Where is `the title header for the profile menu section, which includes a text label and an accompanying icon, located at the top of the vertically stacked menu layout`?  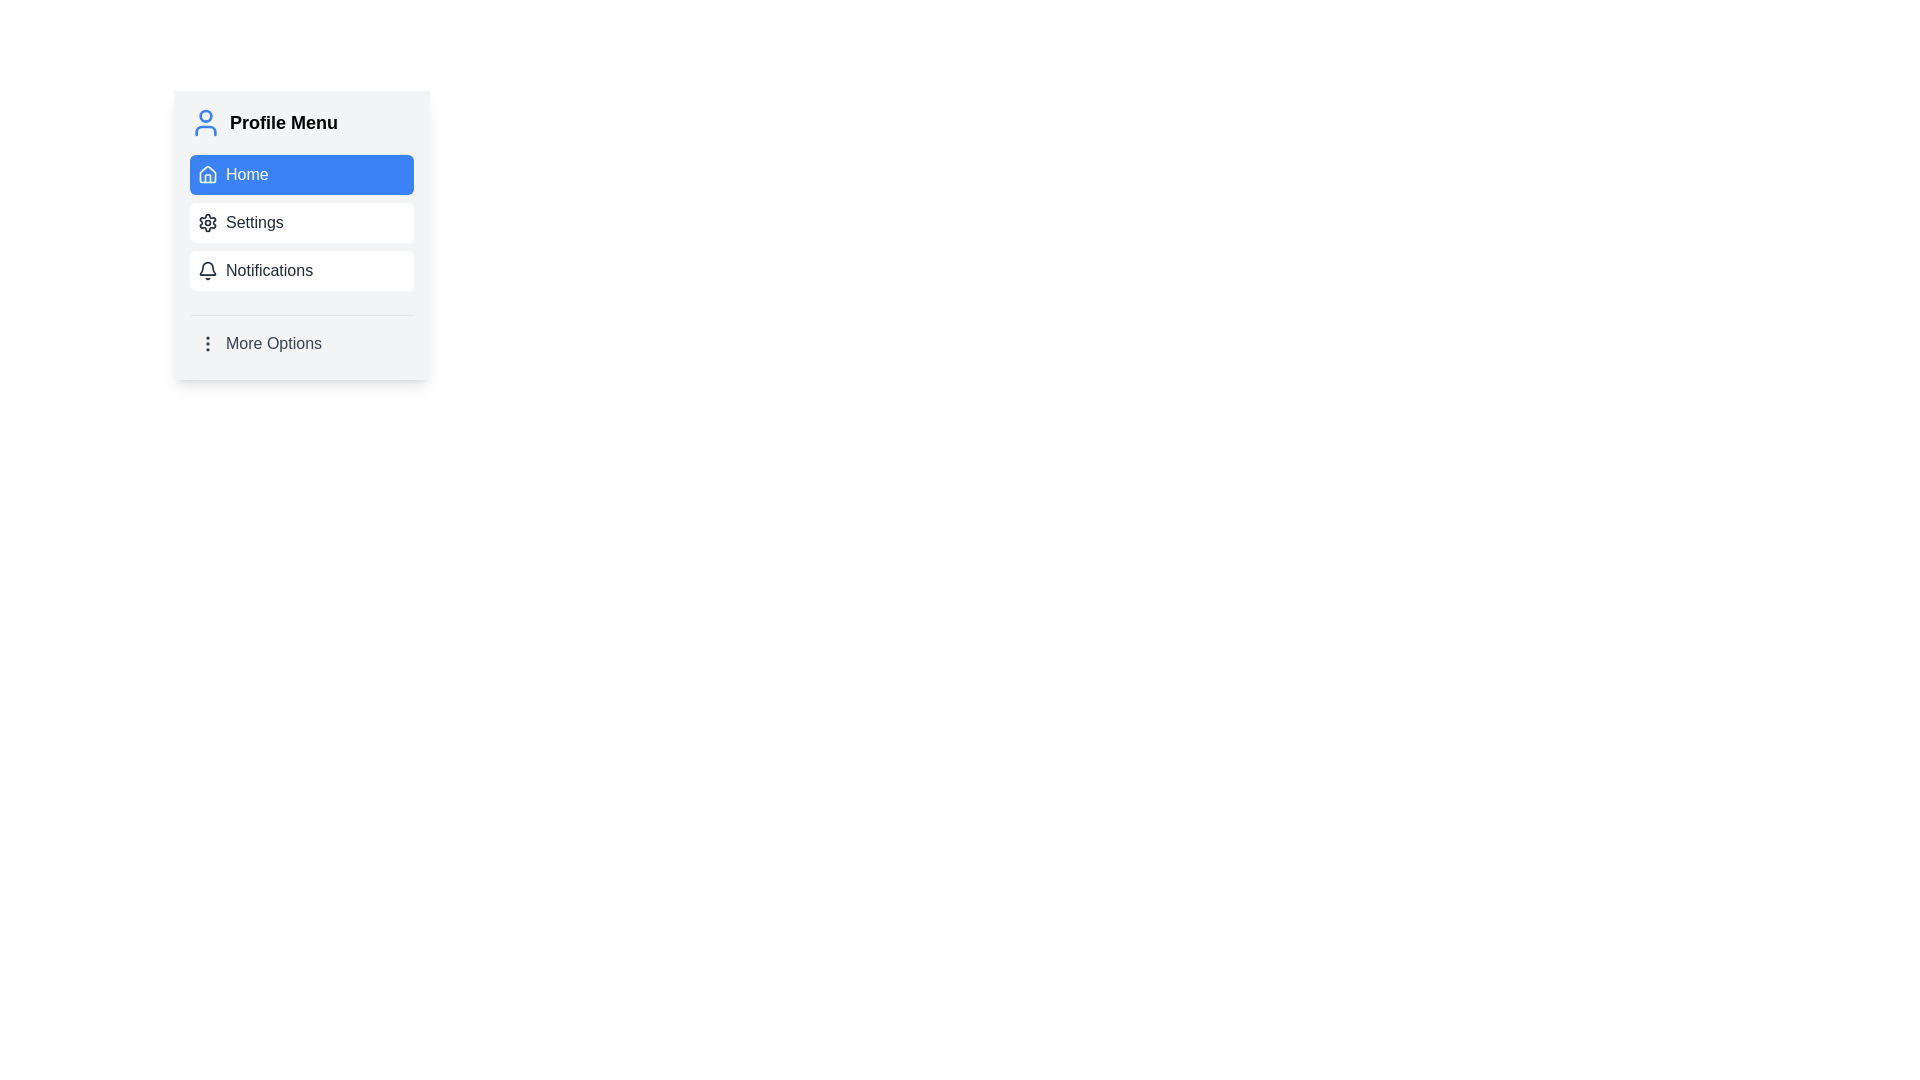 the title header for the profile menu section, which includes a text label and an accompanying icon, located at the top of the vertically stacked menu layout is located at coordinates (301, 123).